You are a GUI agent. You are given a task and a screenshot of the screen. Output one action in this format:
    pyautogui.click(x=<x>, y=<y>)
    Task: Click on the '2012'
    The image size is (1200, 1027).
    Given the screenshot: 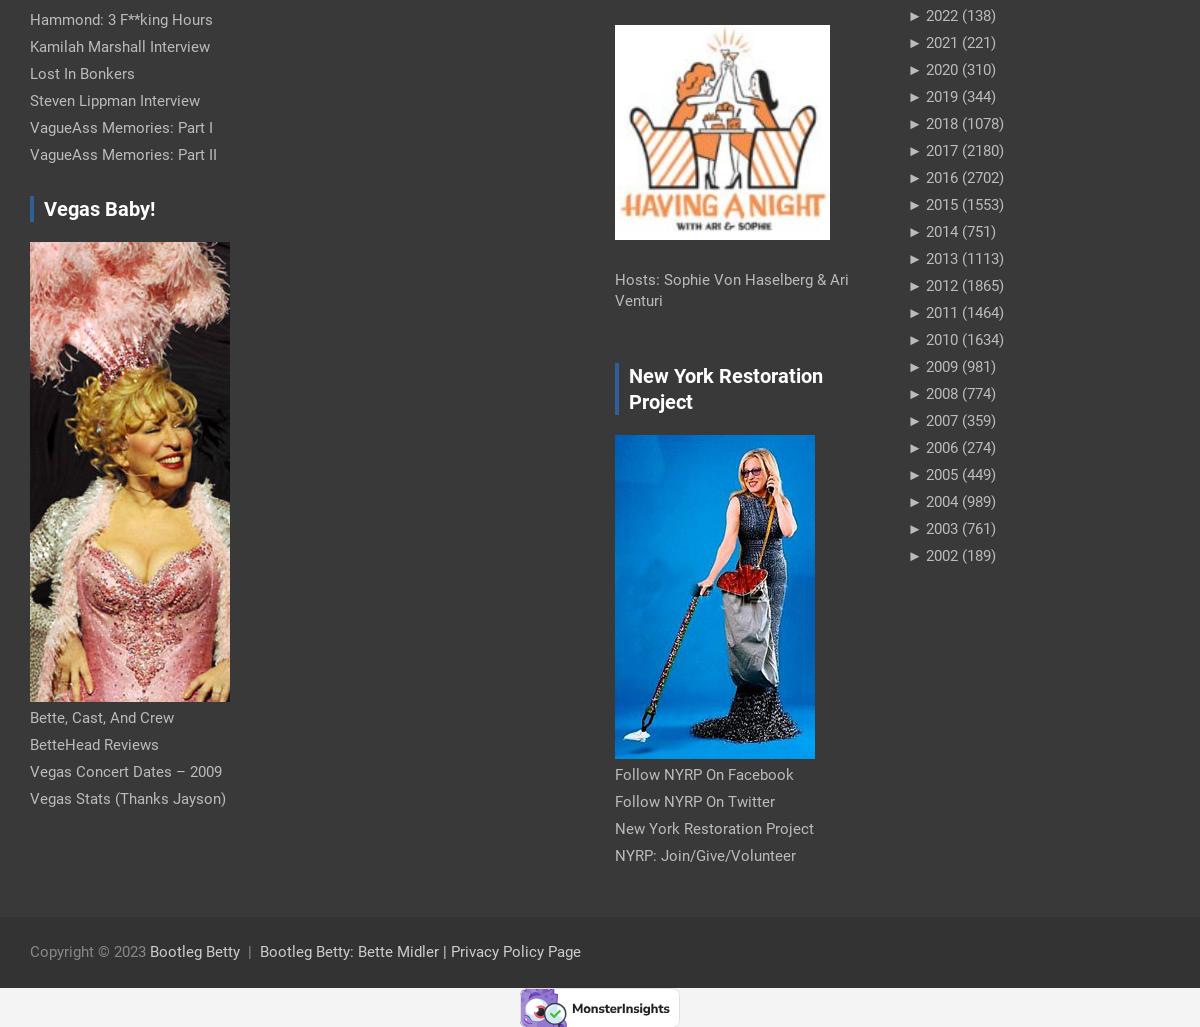 What is the action you would take?
    pyautogui.click(x=926, y=284)
    